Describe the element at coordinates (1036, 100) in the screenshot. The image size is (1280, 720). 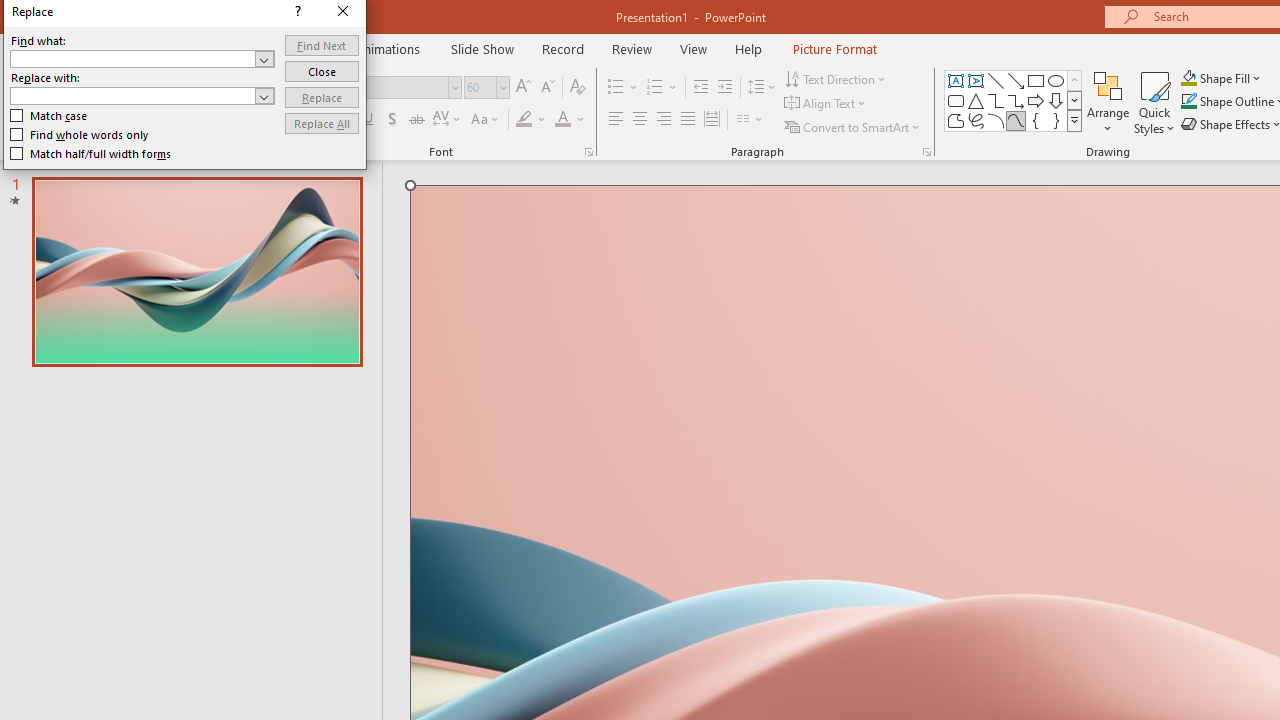
I see `'Arrow: Right'` at that location.